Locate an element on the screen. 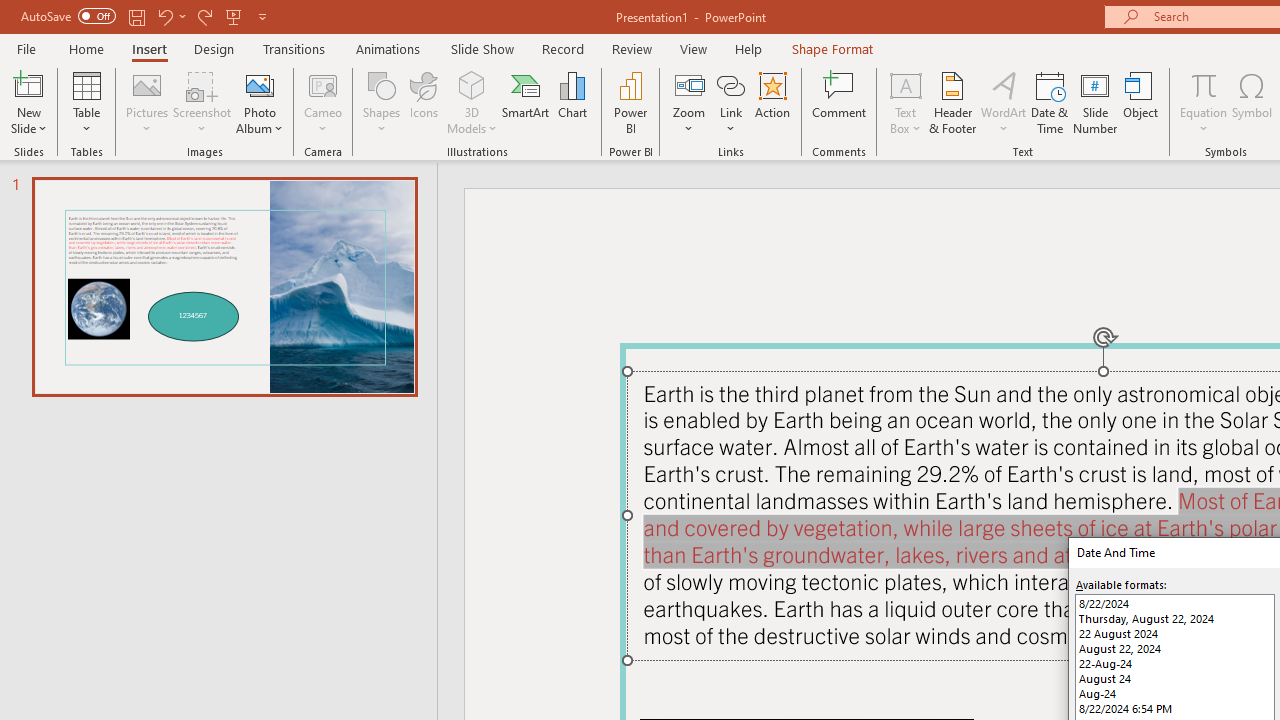 This screenshot has height=720, width=1280. 'New Slide' is located at coordinates (28, 103).